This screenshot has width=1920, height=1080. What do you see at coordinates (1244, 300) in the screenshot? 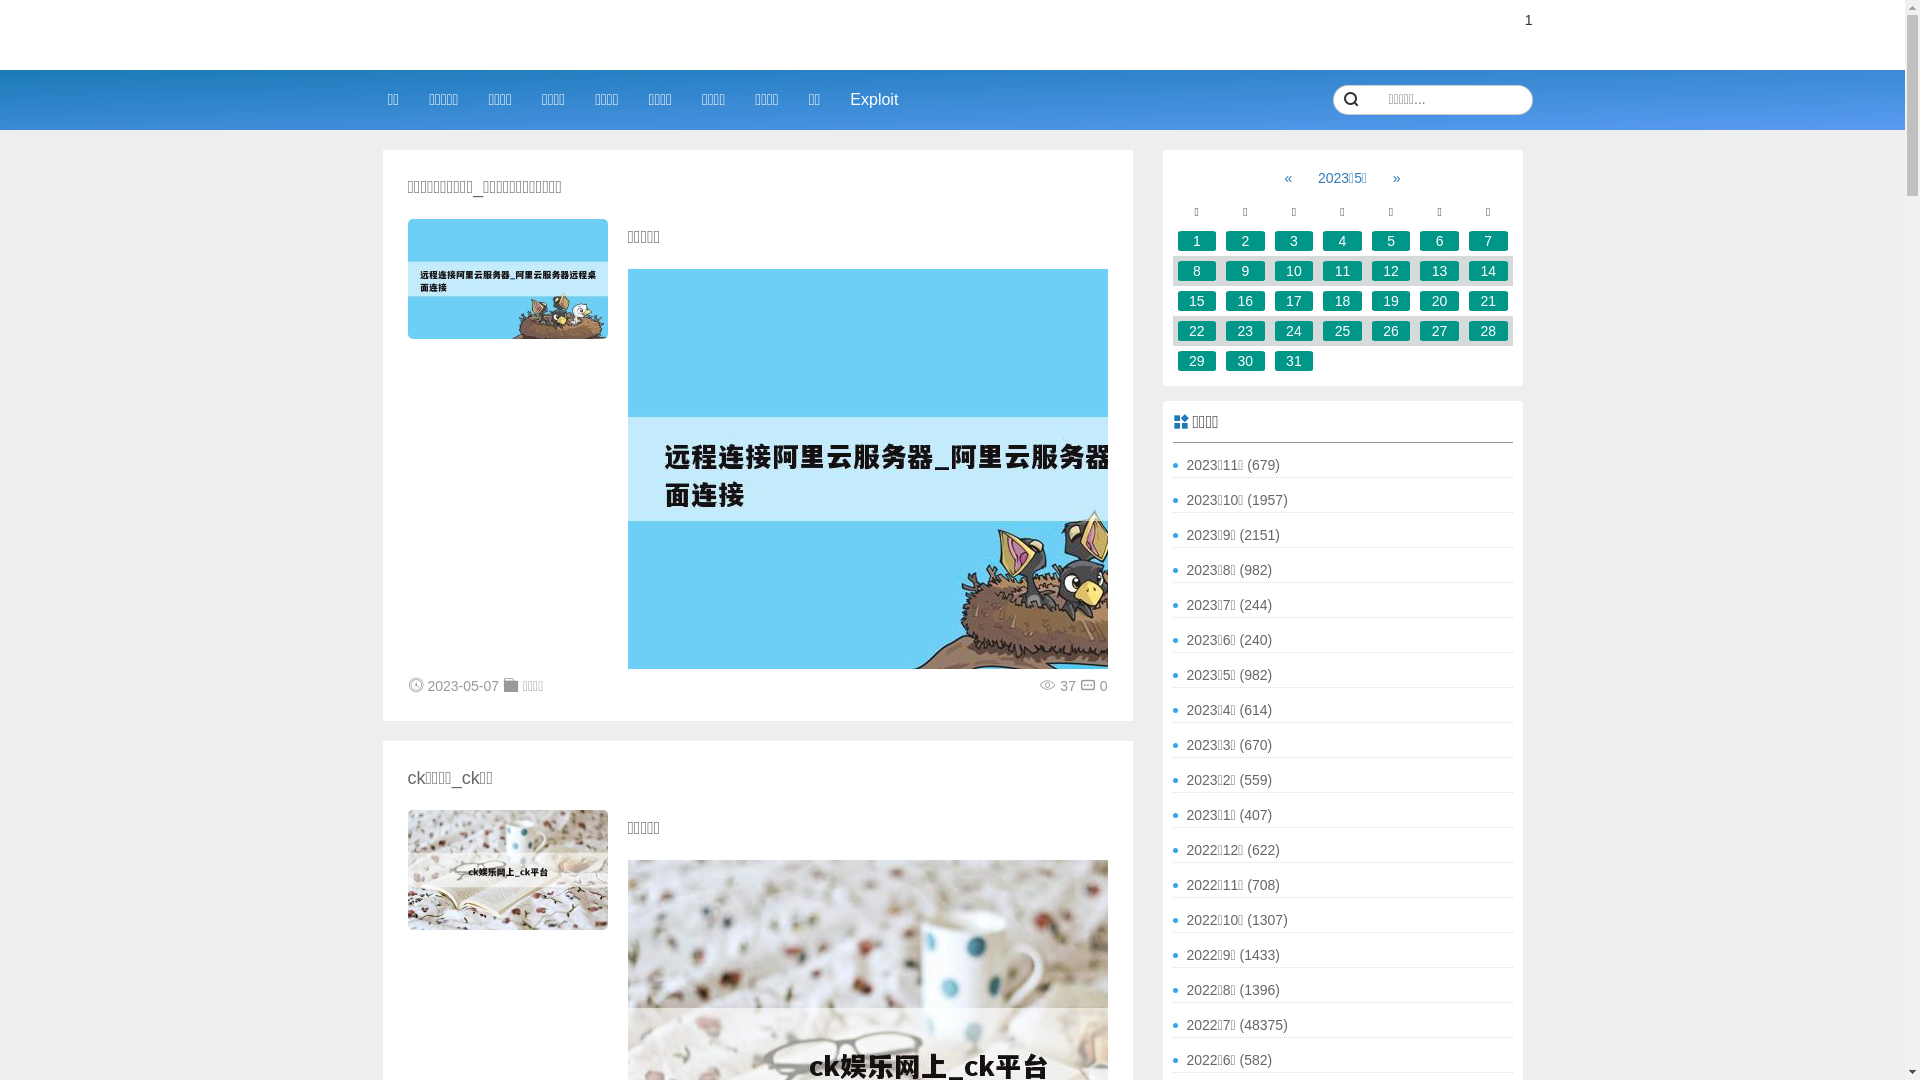
I see `'16'` at bounding box center [1244, 300].